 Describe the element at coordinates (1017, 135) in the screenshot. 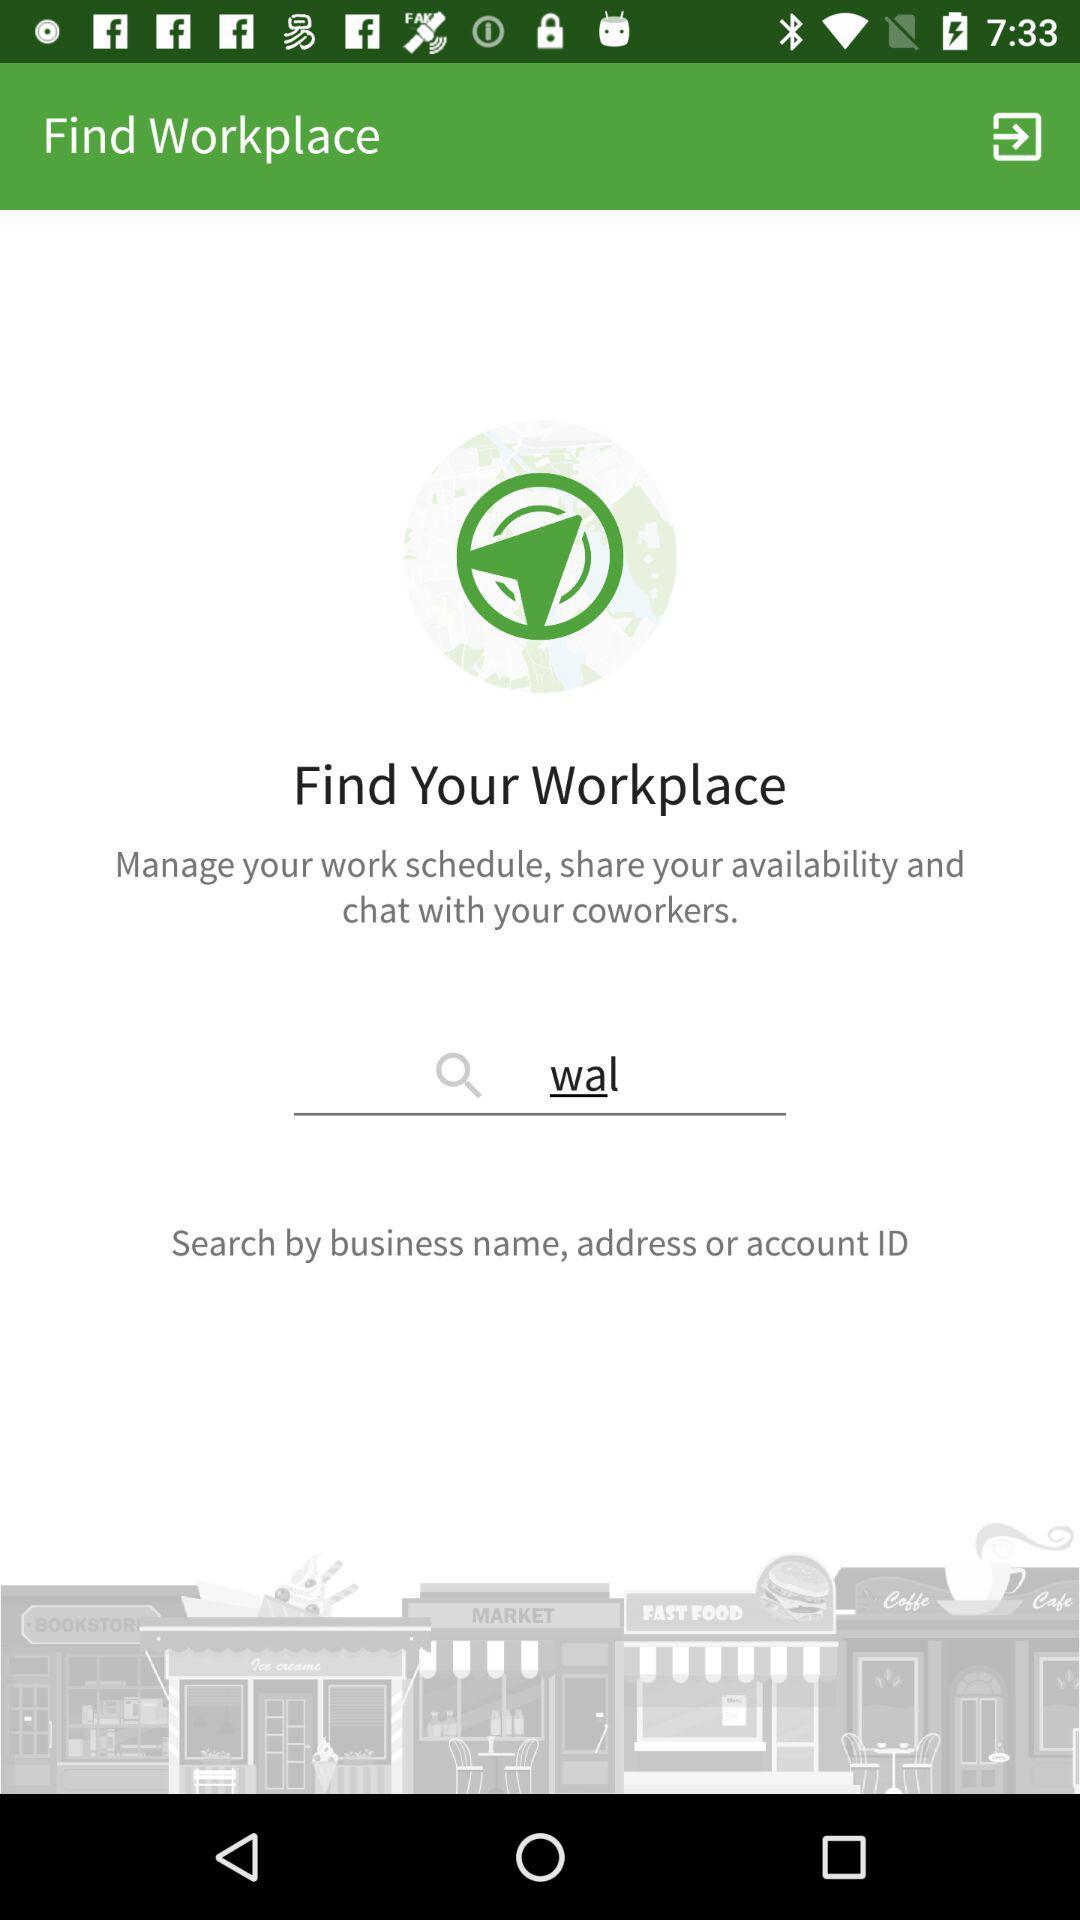

I see `the item at the top right corner` at that location.